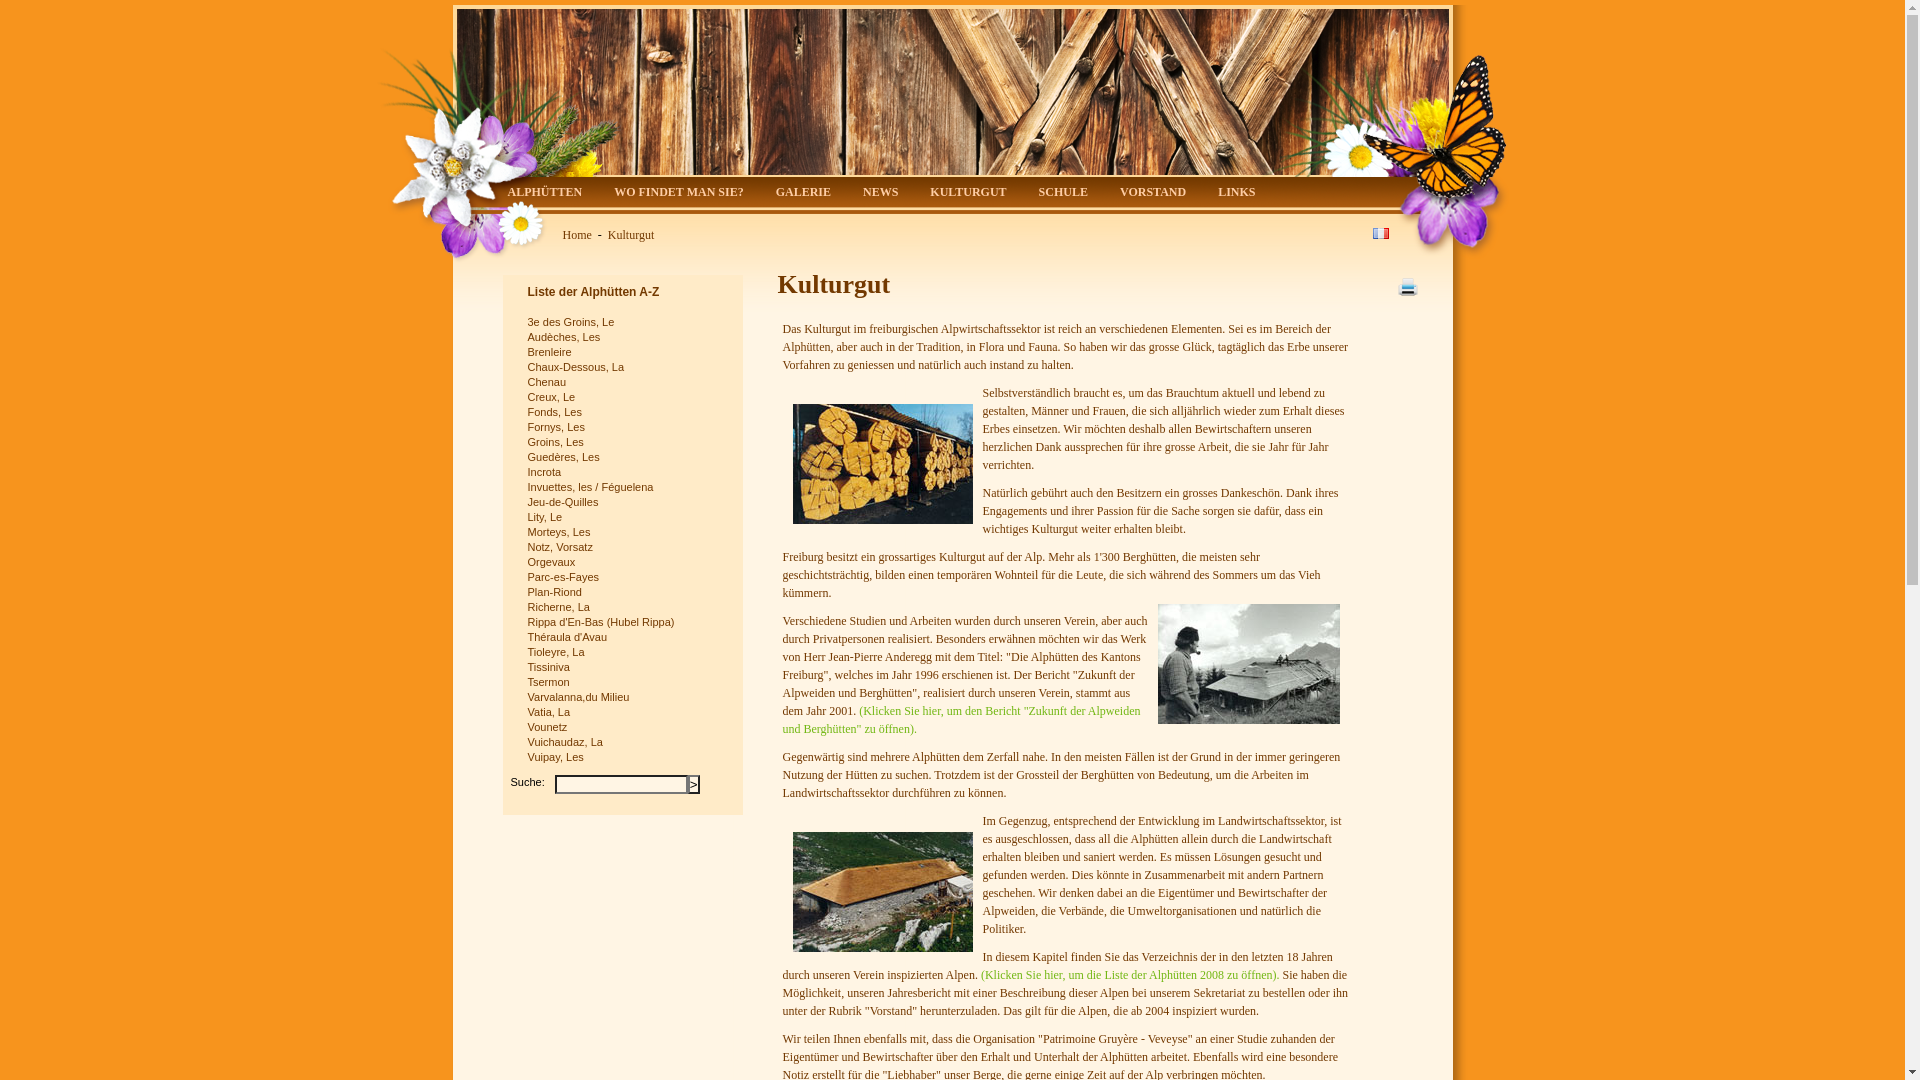 The width and height of the screenshot is (1920, 1080). Describe the element at coordinates (624, 621) in the screenshot. I see `'Rippa d'En-Bas (Hubel Rippa)'` at that location.